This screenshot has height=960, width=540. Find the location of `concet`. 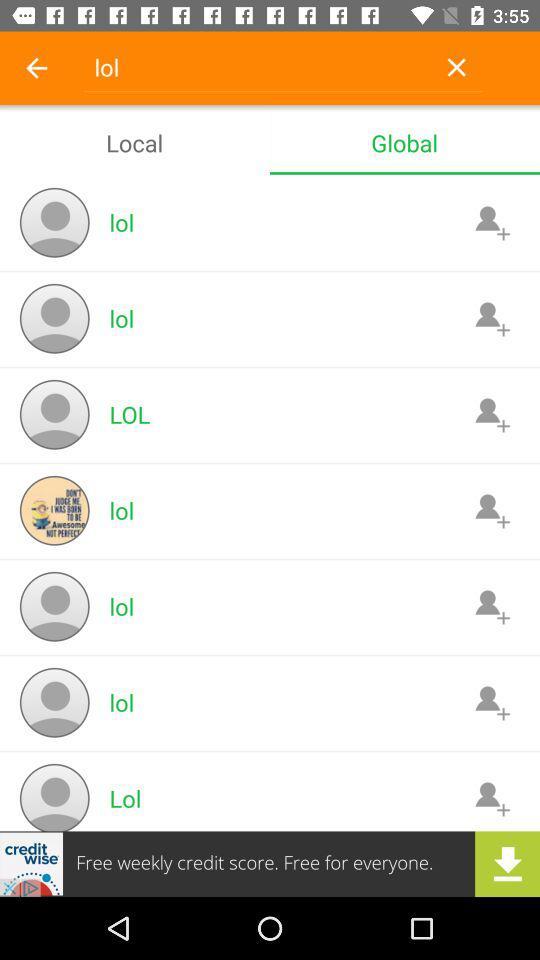

concet is located at coordinates (491, 222).